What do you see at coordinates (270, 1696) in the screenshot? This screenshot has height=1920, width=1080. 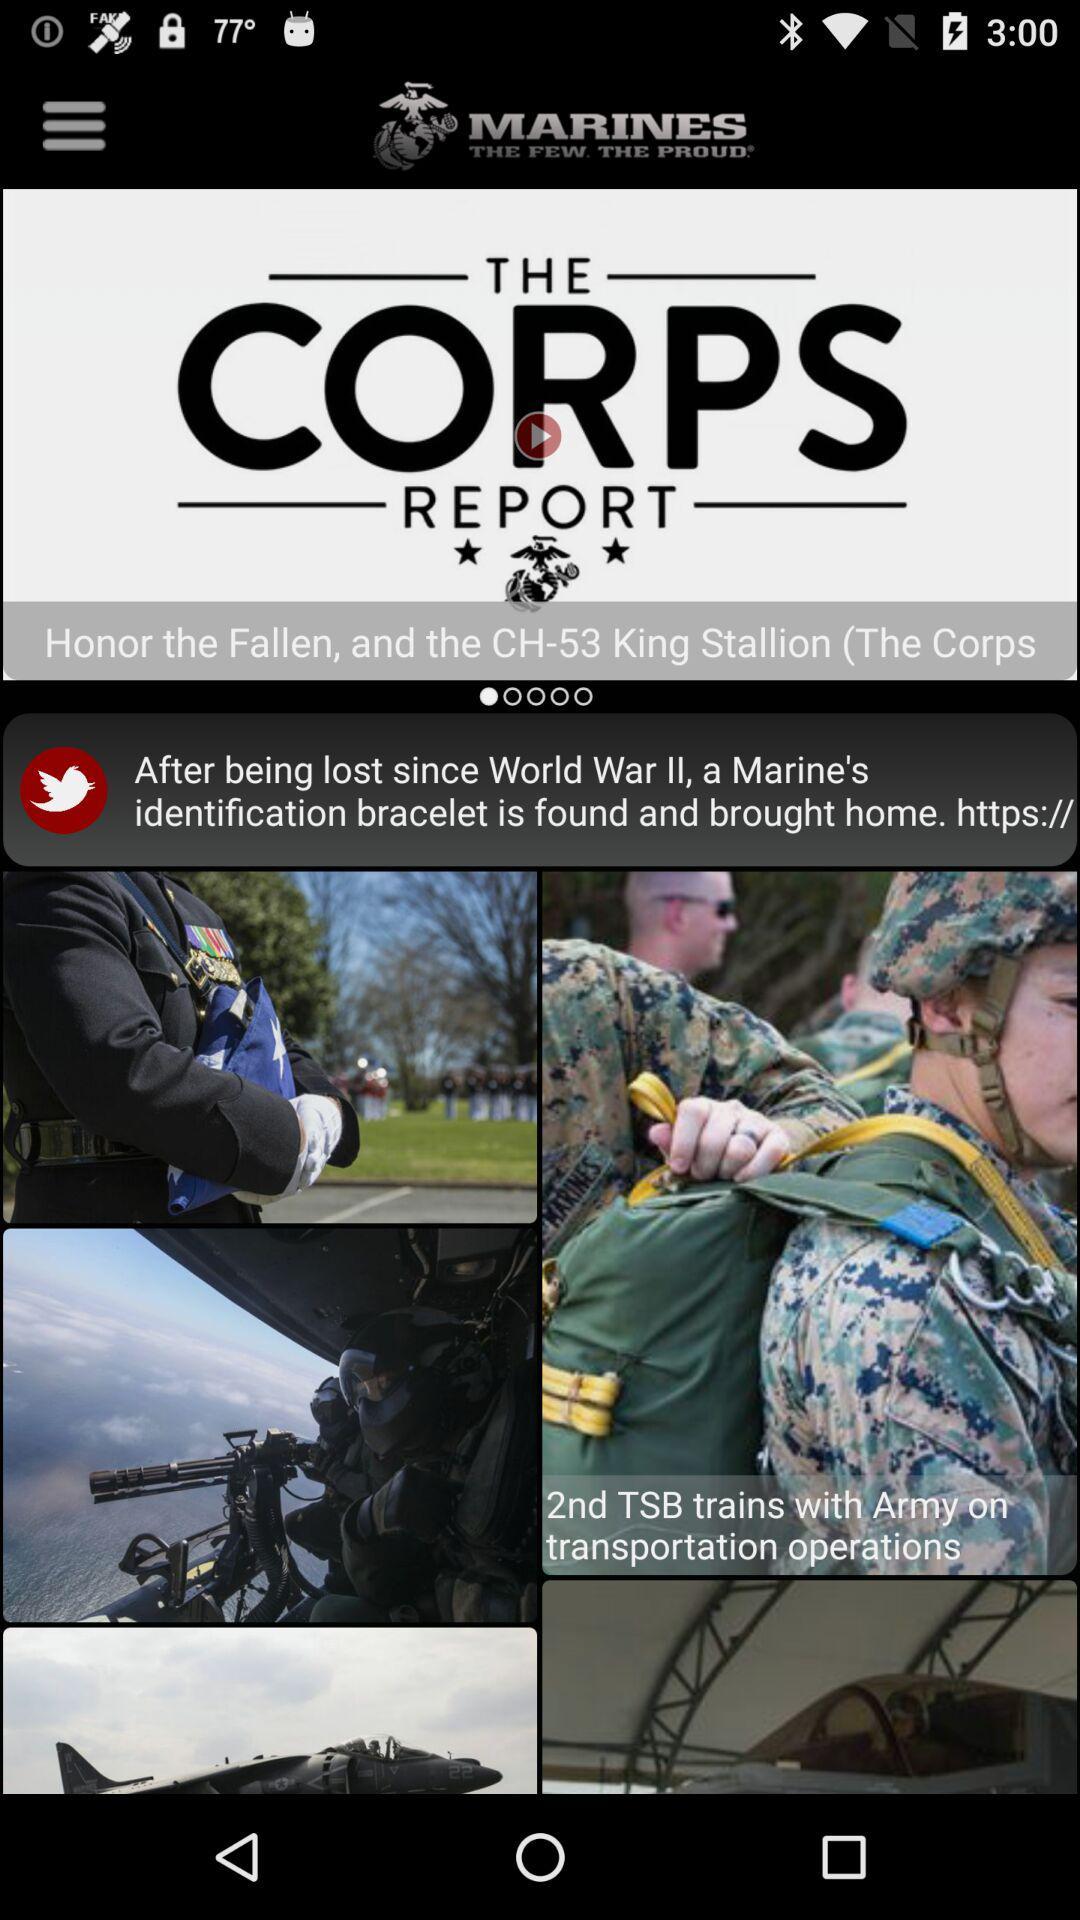 I see `left corner image from bottom` at bounding box center [270, 1696].